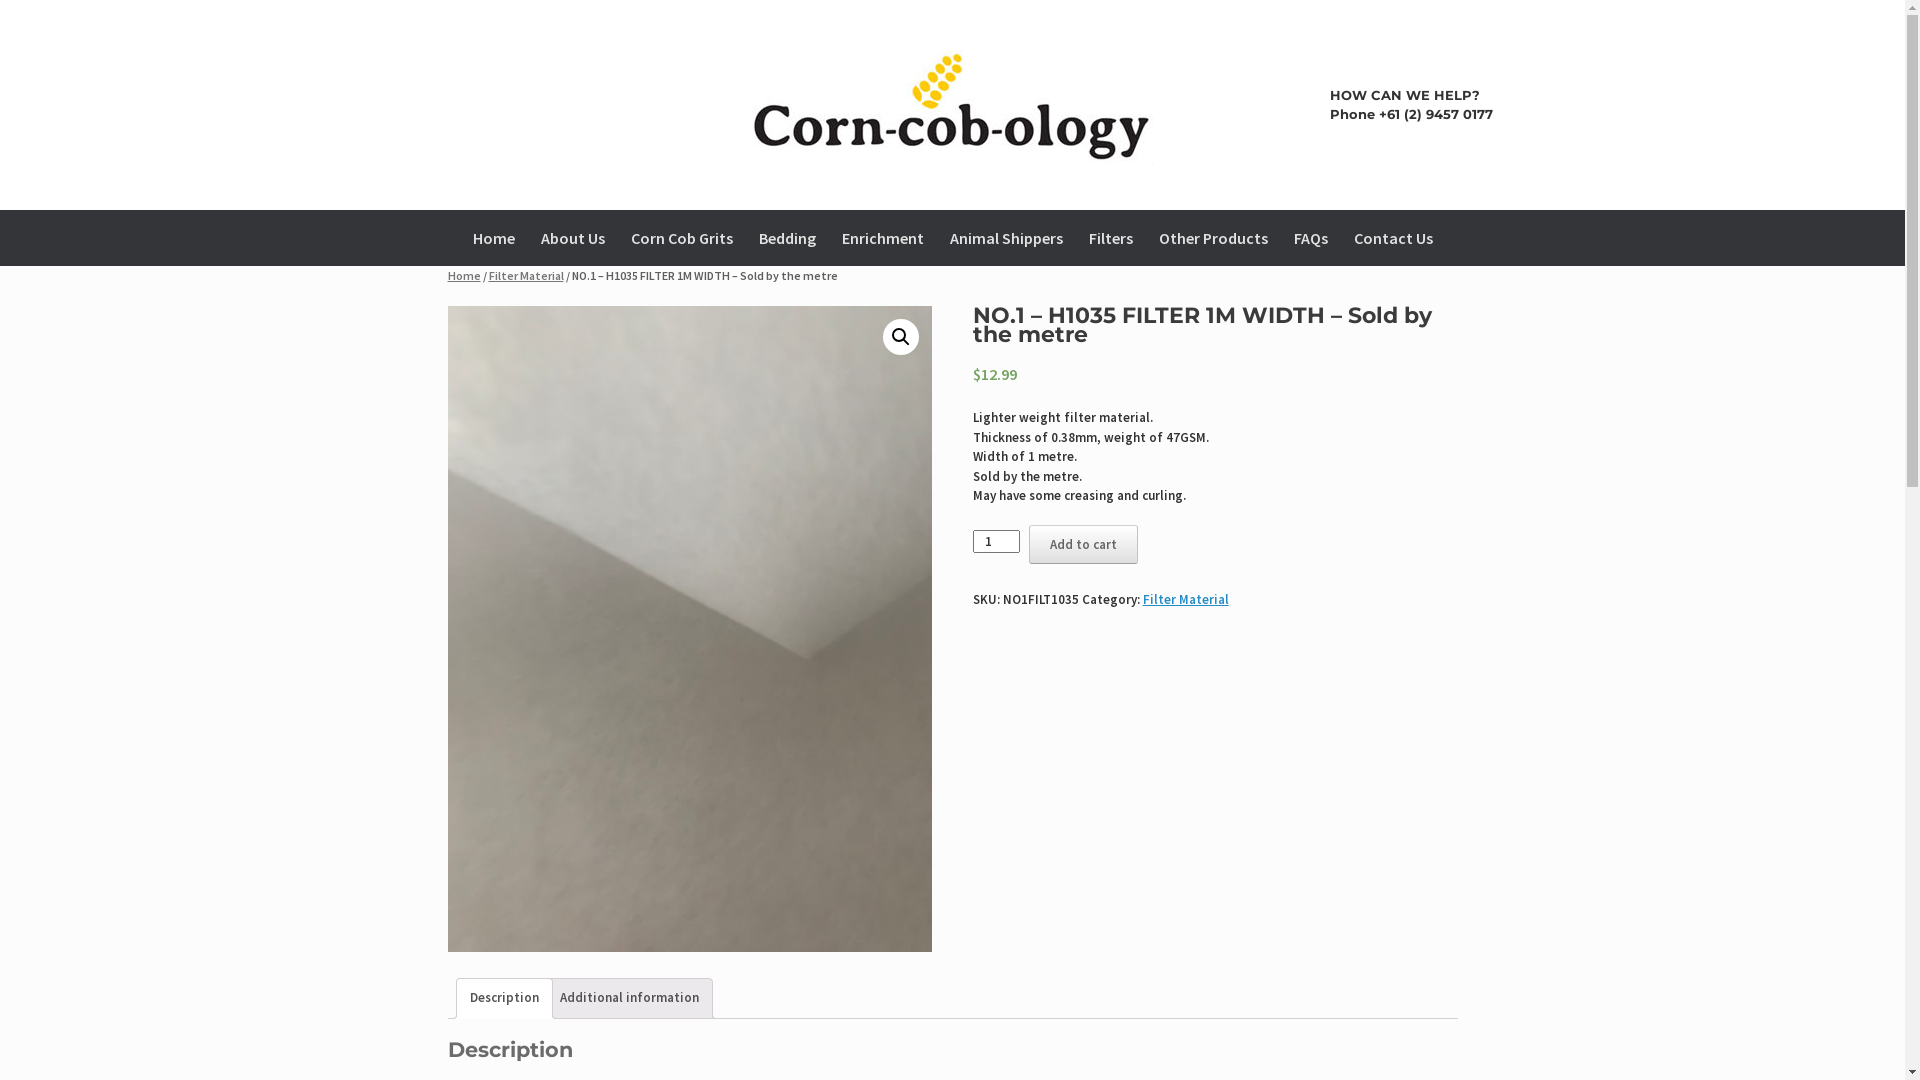 The image size is (1920, 1080). I want to click on 'FAQs', so click(1310, 237).